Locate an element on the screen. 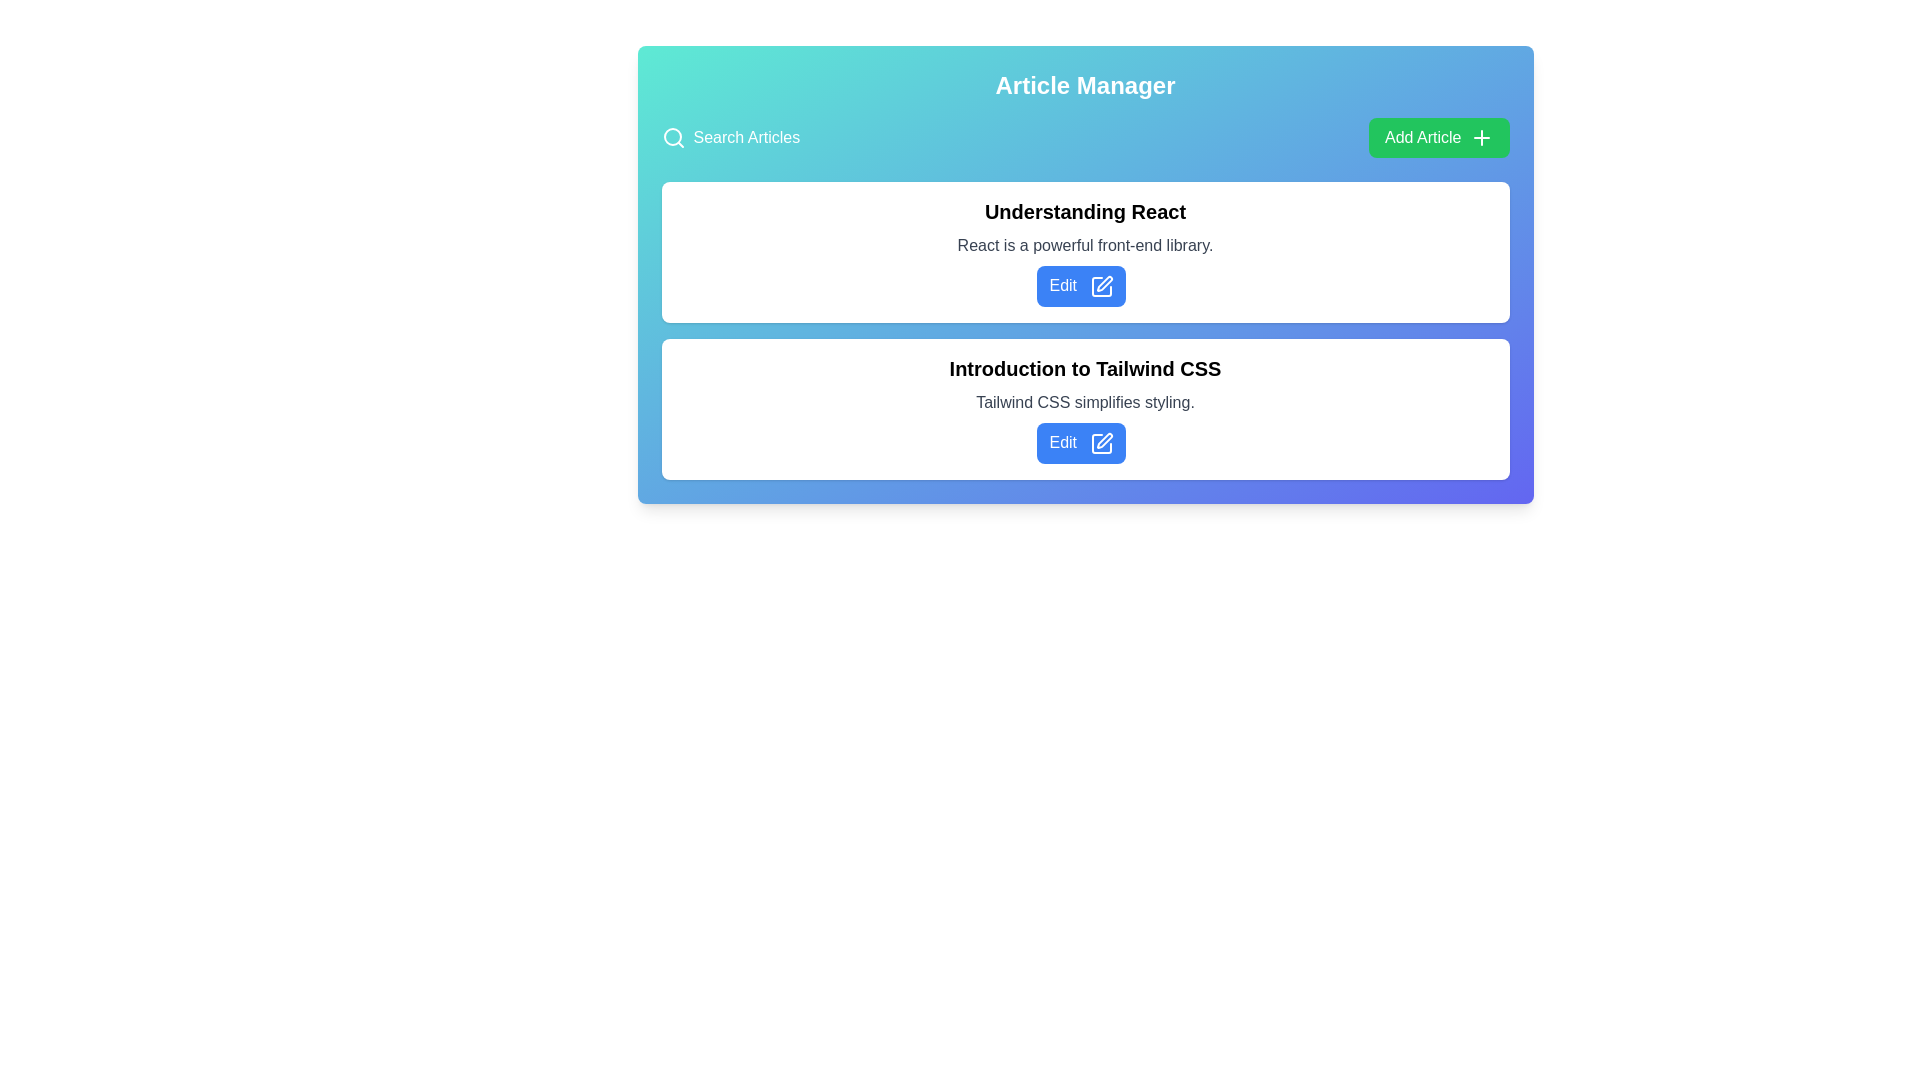 The width and height of the screenshot is (1920, 1080). the icon within the 'Add Article' green button located in the top-right portion of the interface is located at coordinates (1481, 137).